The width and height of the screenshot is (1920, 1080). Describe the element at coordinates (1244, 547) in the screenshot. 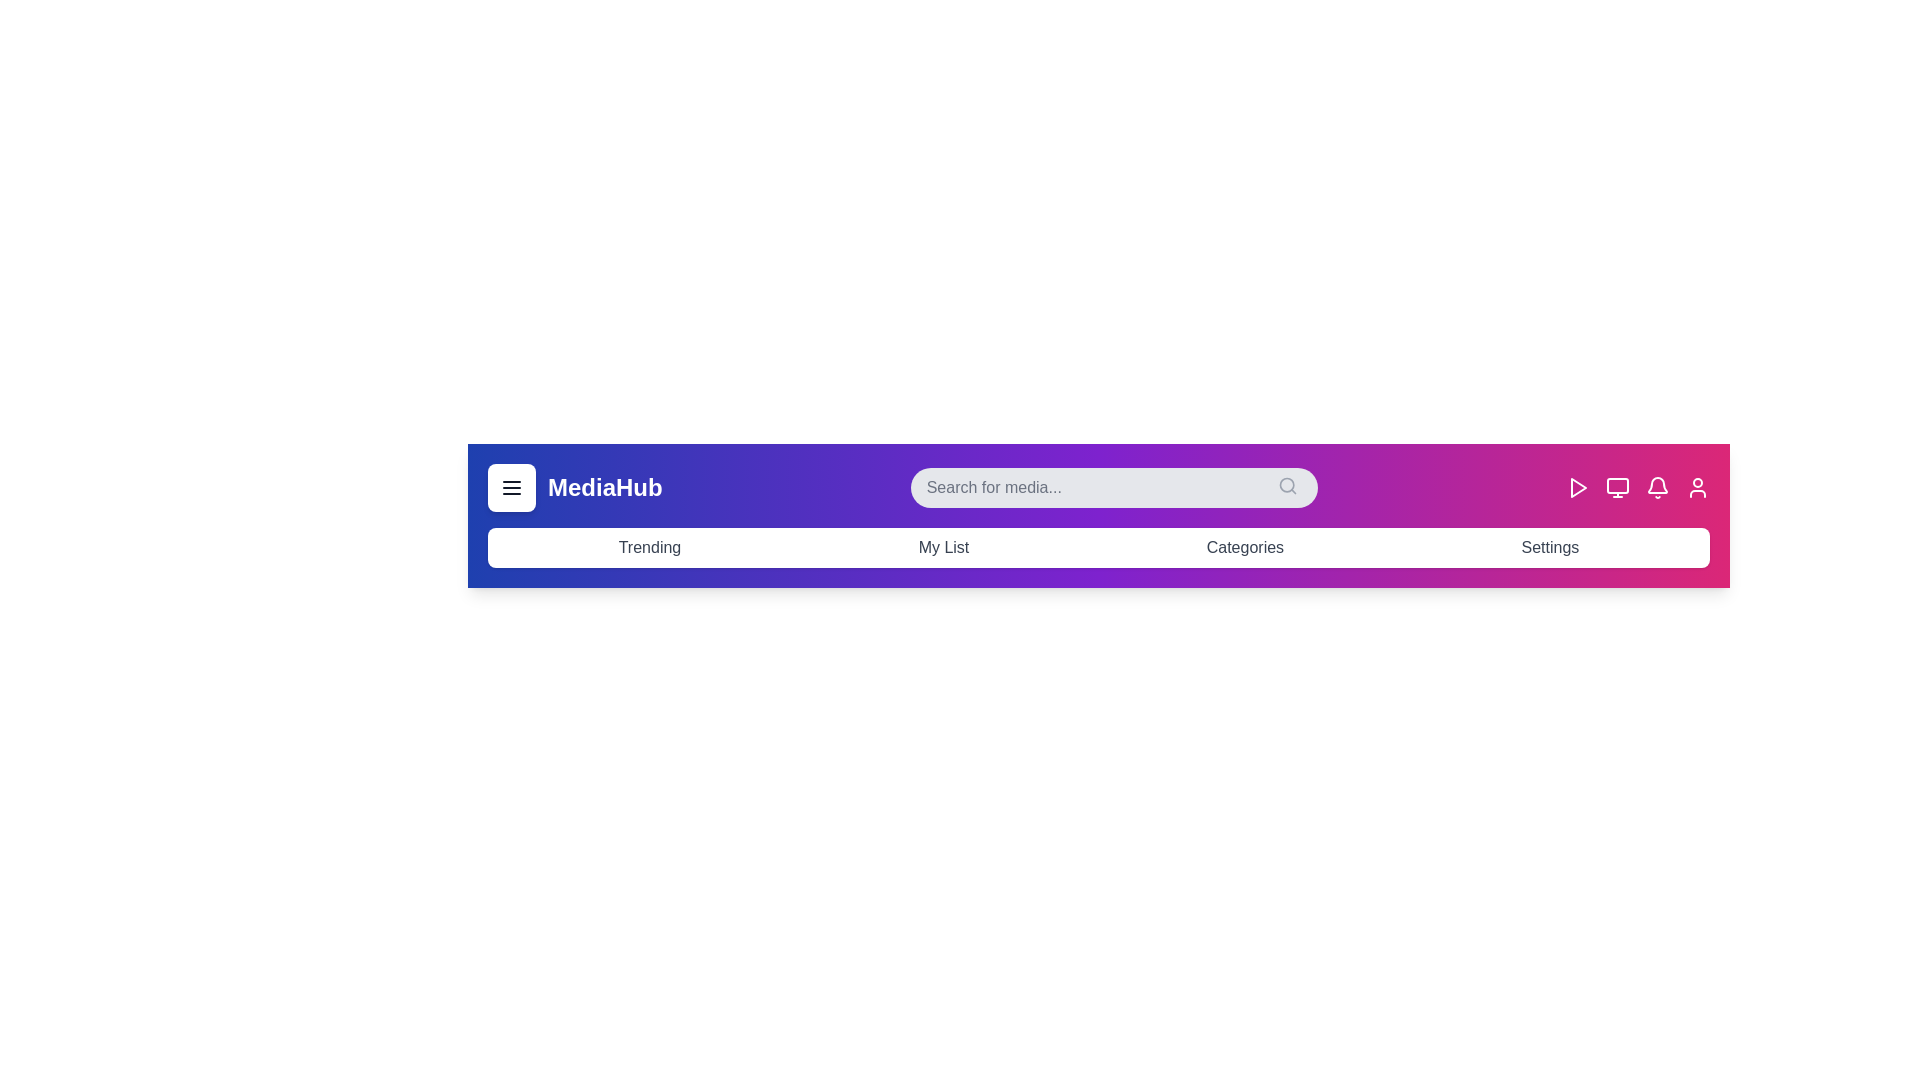

I see `the navigation menu item Categories` at that location.